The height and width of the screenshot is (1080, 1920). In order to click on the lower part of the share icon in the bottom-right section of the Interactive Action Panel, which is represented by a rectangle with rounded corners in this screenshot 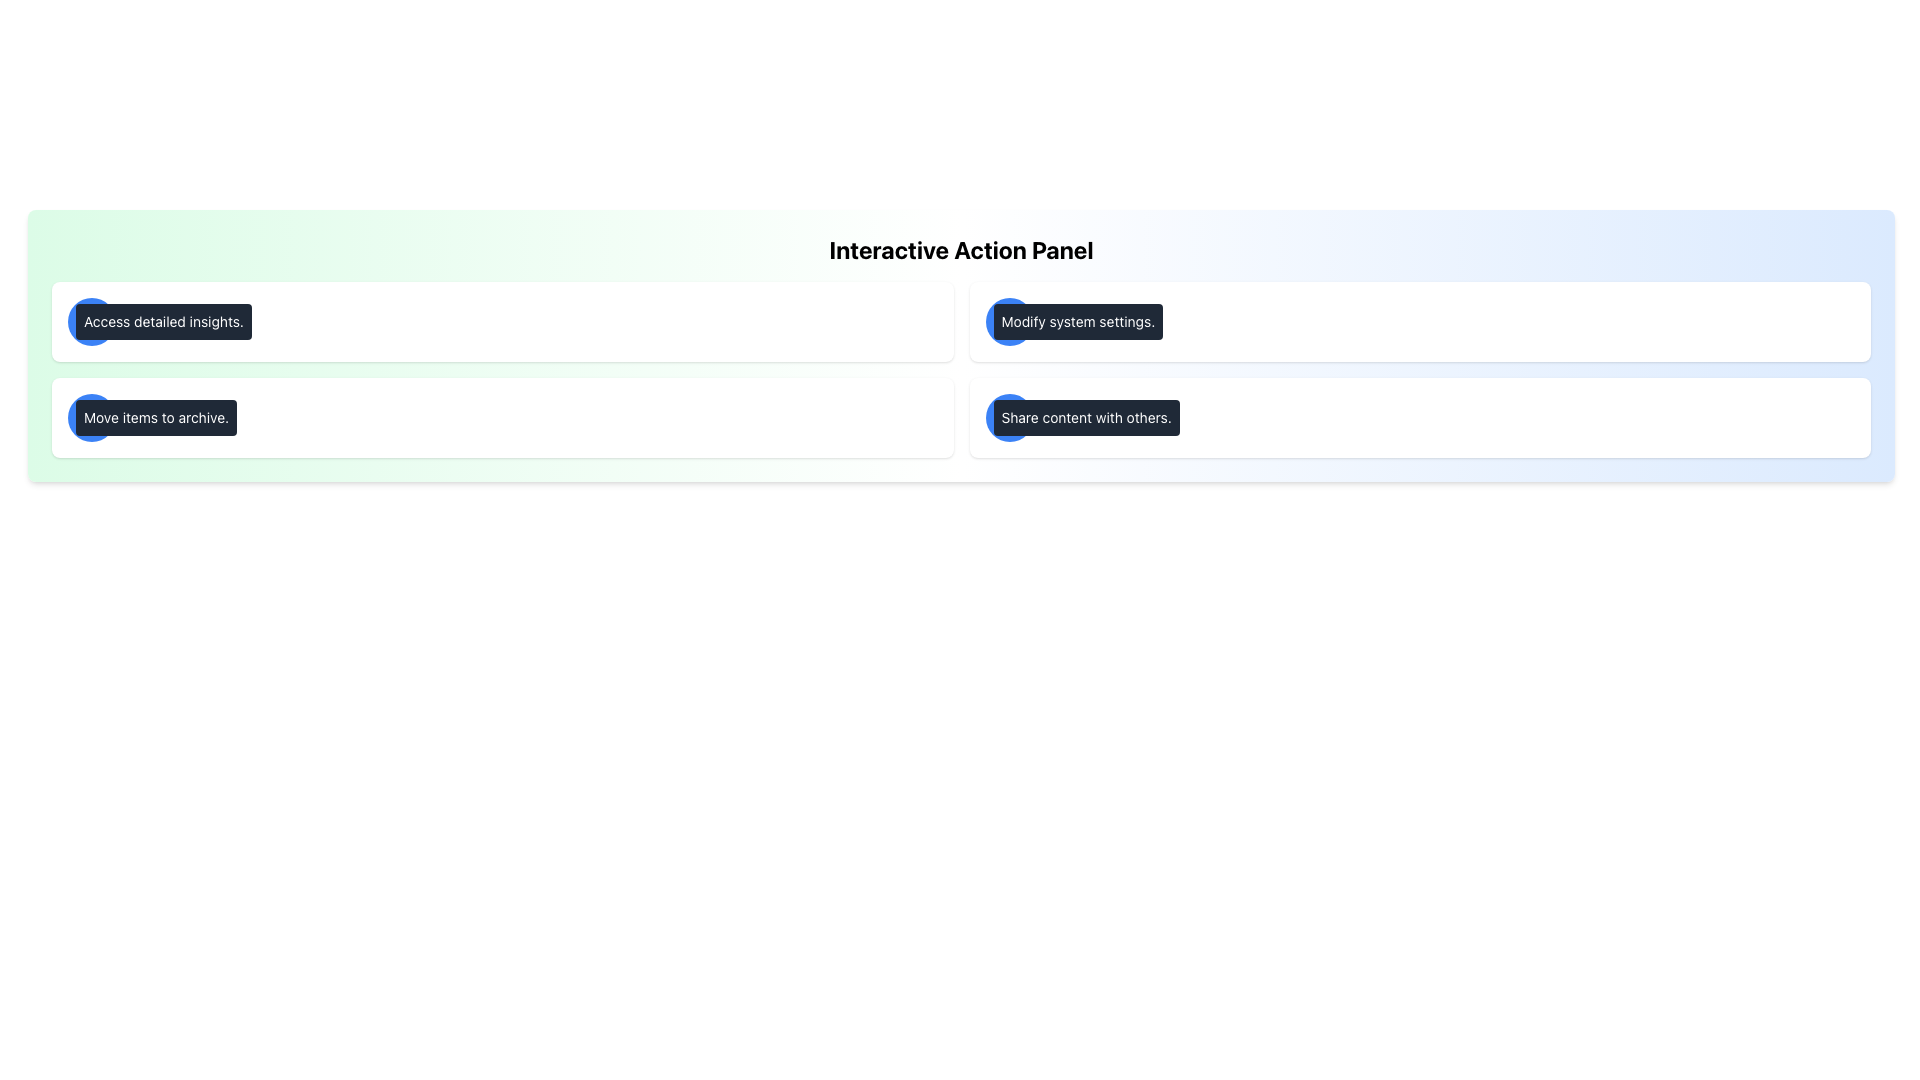, I will do `click(1009, 422)`.